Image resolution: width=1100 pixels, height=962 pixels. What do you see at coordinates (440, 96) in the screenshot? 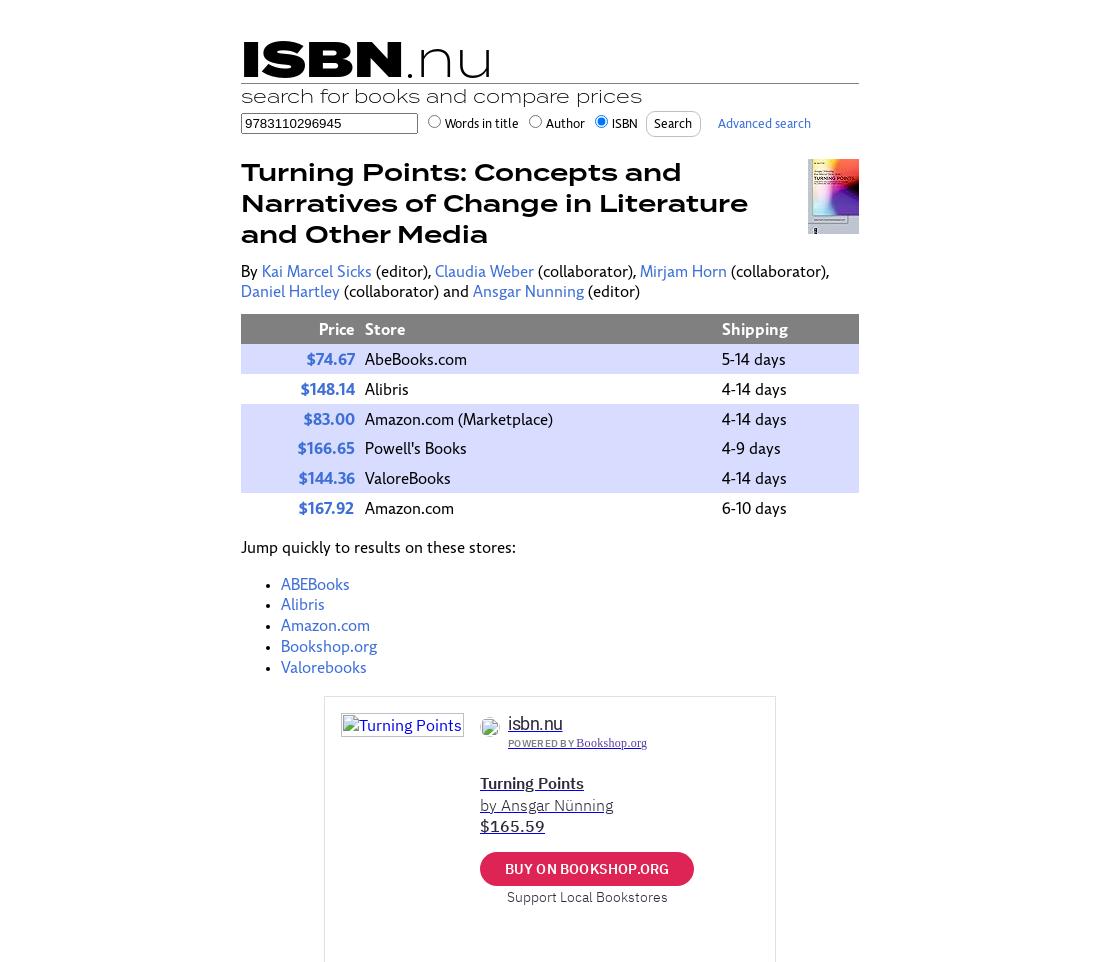
I see `'search for books and compare prices'` at bounding box center [440, 96].